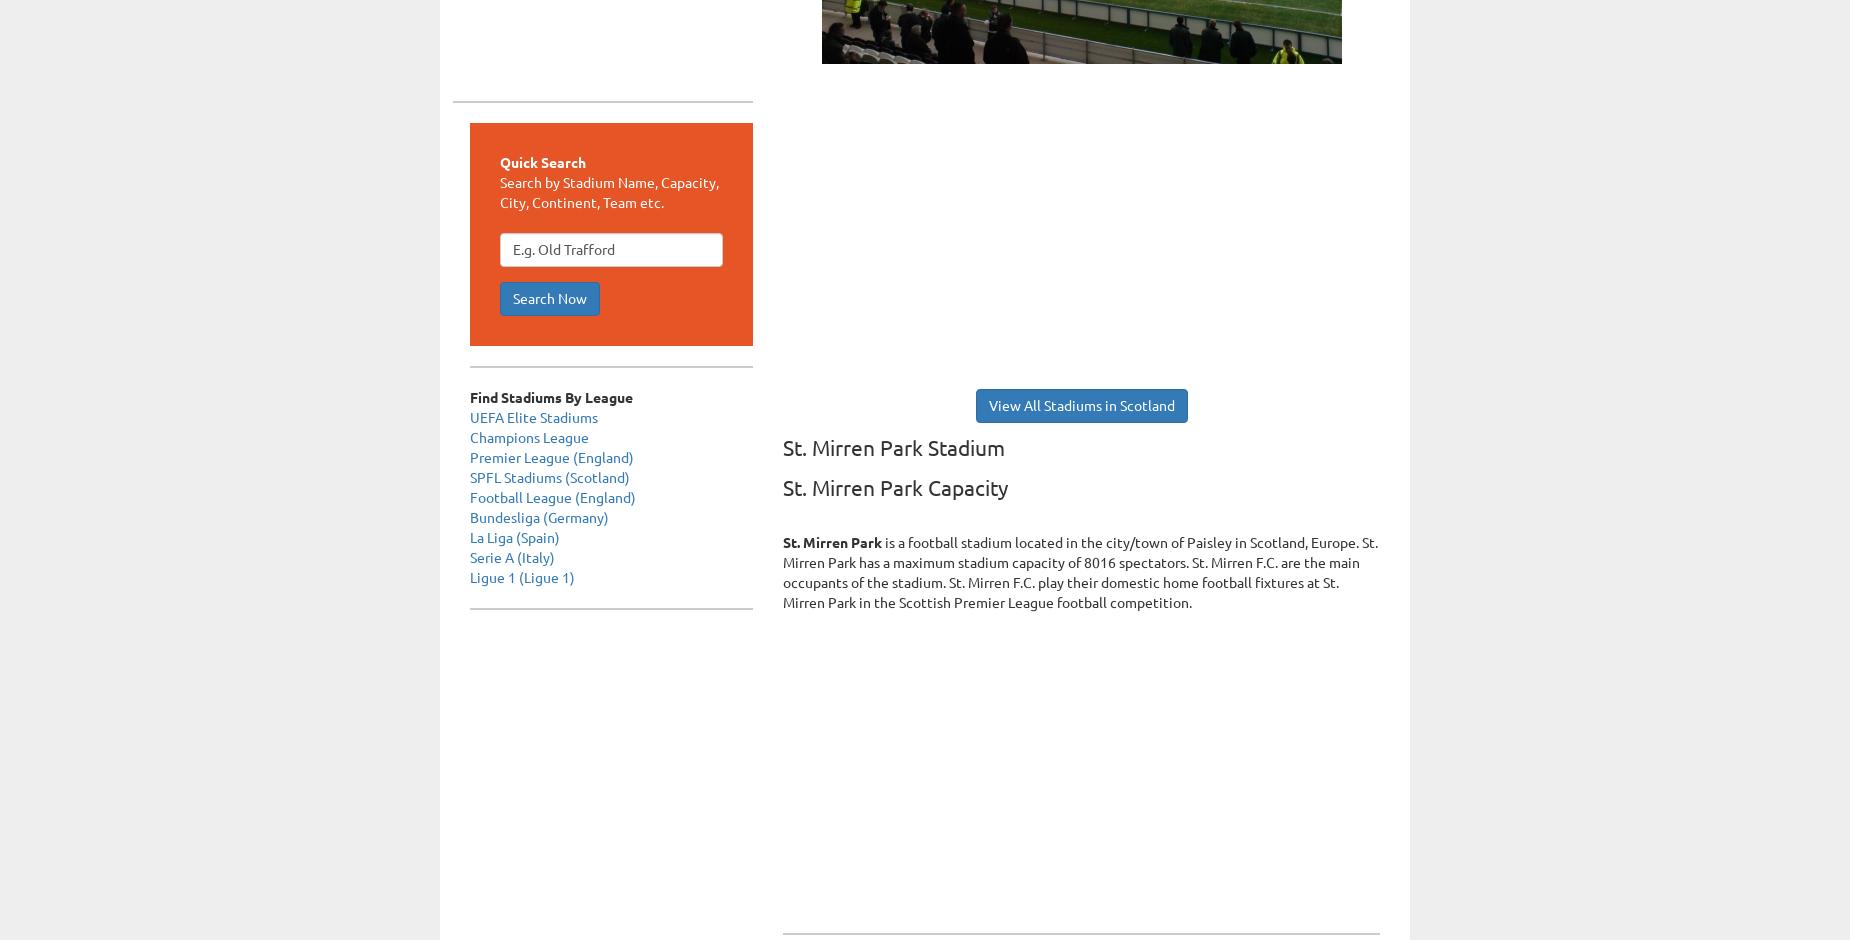 Image resolution: width=1850 pixels, height=940 pixels. What do you see at coordinates (512, 557) in the screenshot?
I see `'Serie A (Italy)'` at bounding box center [512, 557].